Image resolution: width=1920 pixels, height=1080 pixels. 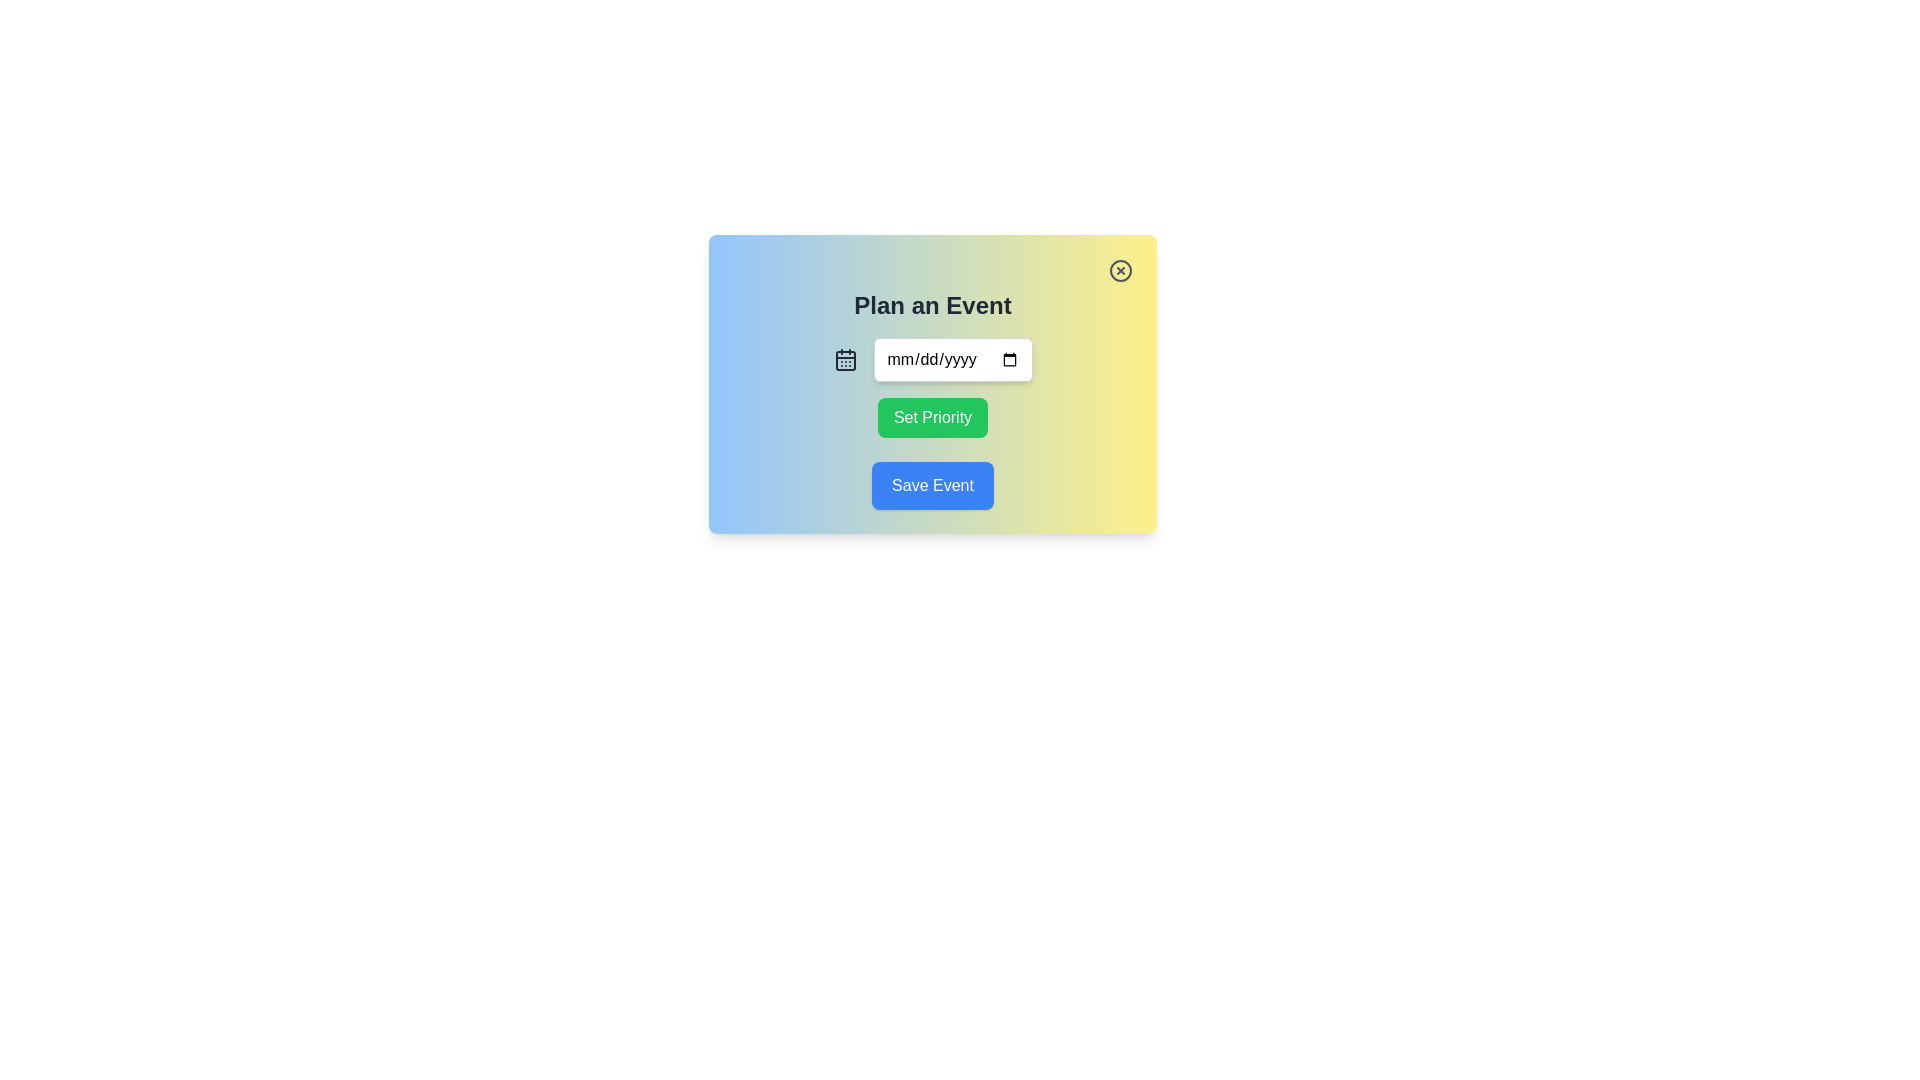 What do you see at coordinates (931, 486) in the screenshot?
I see `the 'Save Event' button, which has a blue background and white text, located at the bottom of the 'Plan an Event' modal, below the 'Set Priority' button` at bounding box center [931, 486].